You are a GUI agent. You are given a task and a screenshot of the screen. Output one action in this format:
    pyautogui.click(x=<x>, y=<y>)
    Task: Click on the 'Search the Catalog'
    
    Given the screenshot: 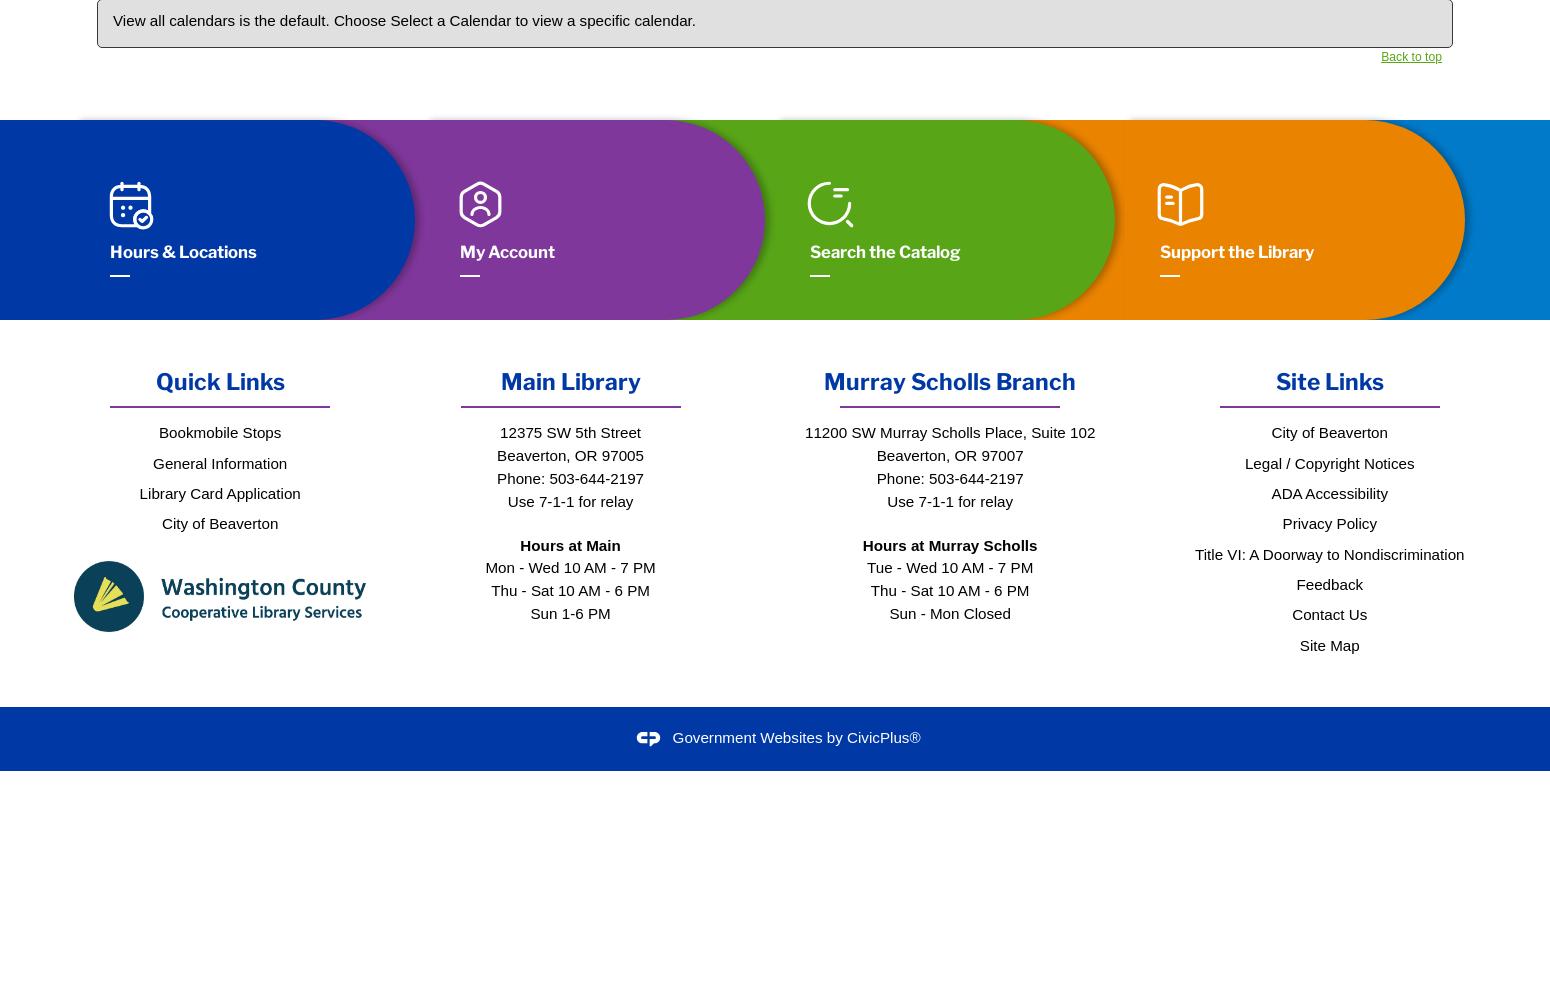 What is the action you would take?
    pyautogui.click(x=809, y=251)
    